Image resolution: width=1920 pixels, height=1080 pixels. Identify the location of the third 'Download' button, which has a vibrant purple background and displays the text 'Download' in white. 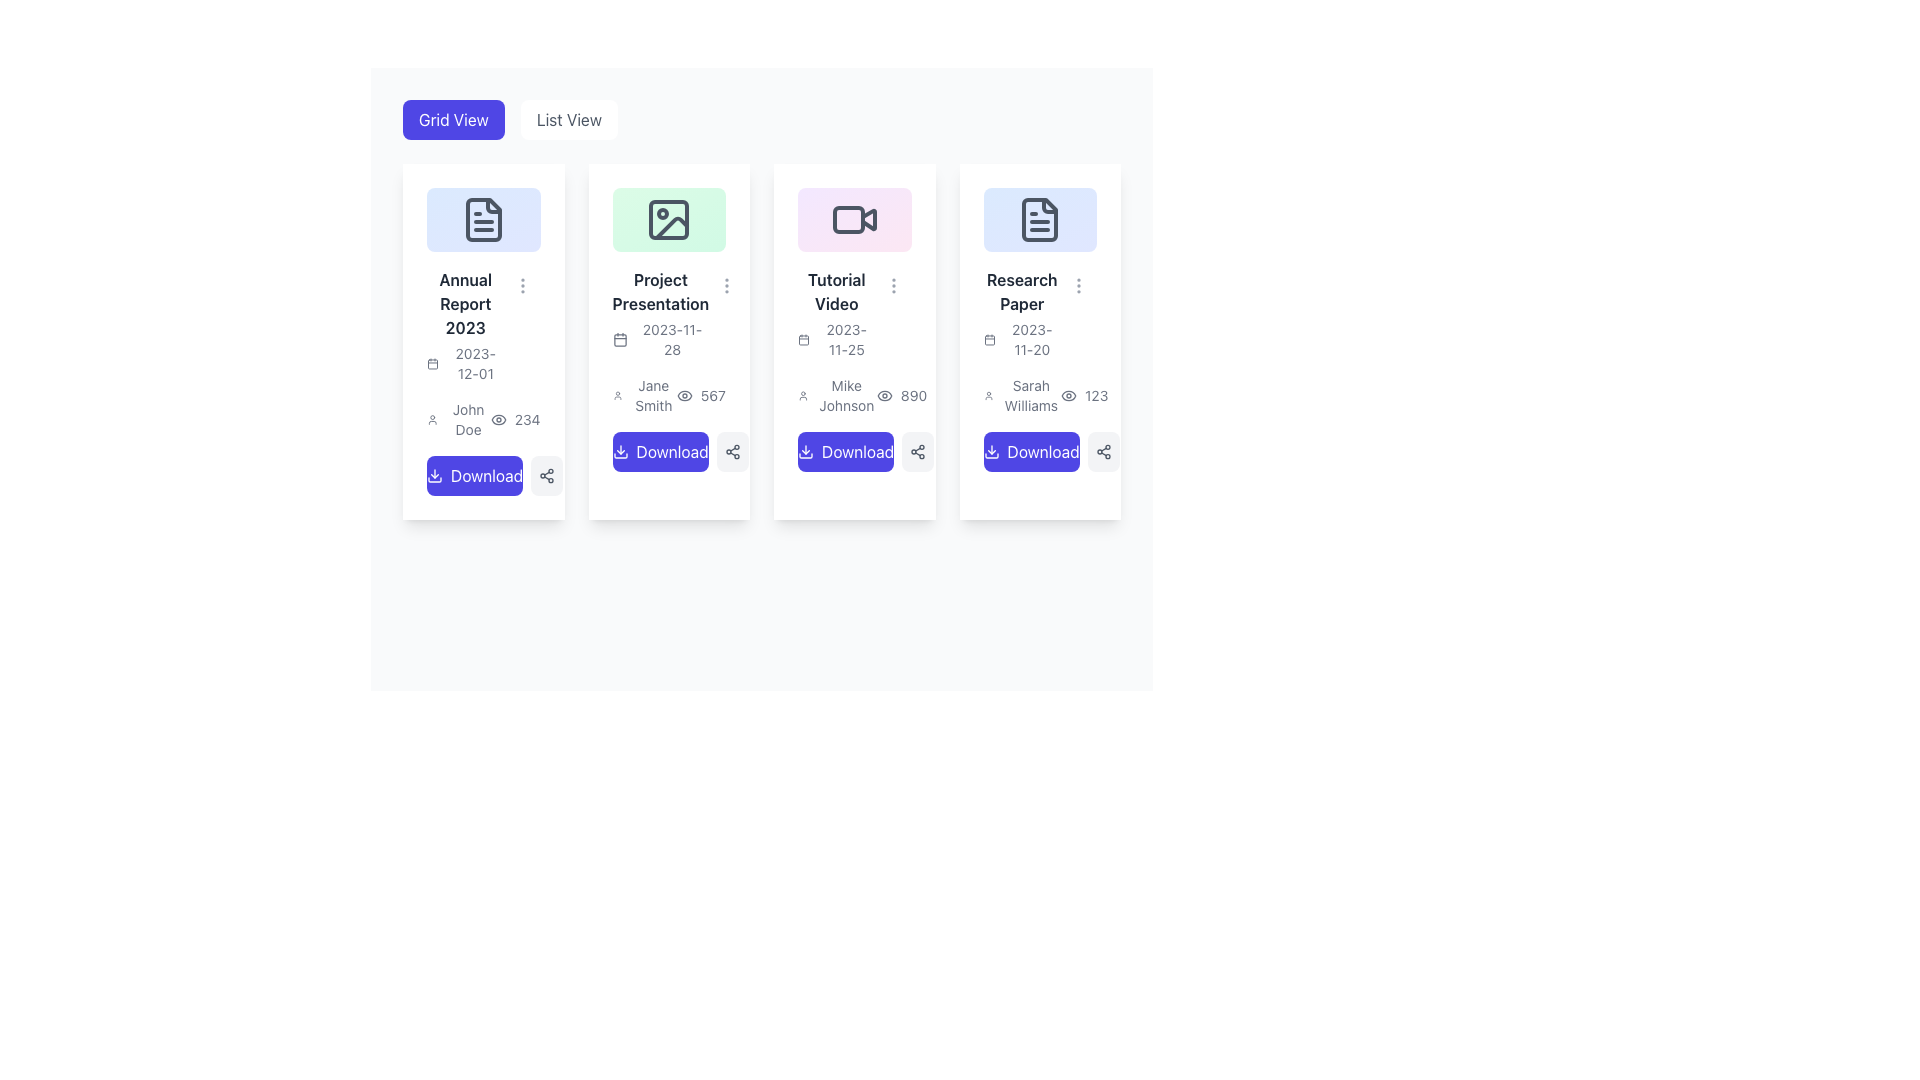
(846, 451).